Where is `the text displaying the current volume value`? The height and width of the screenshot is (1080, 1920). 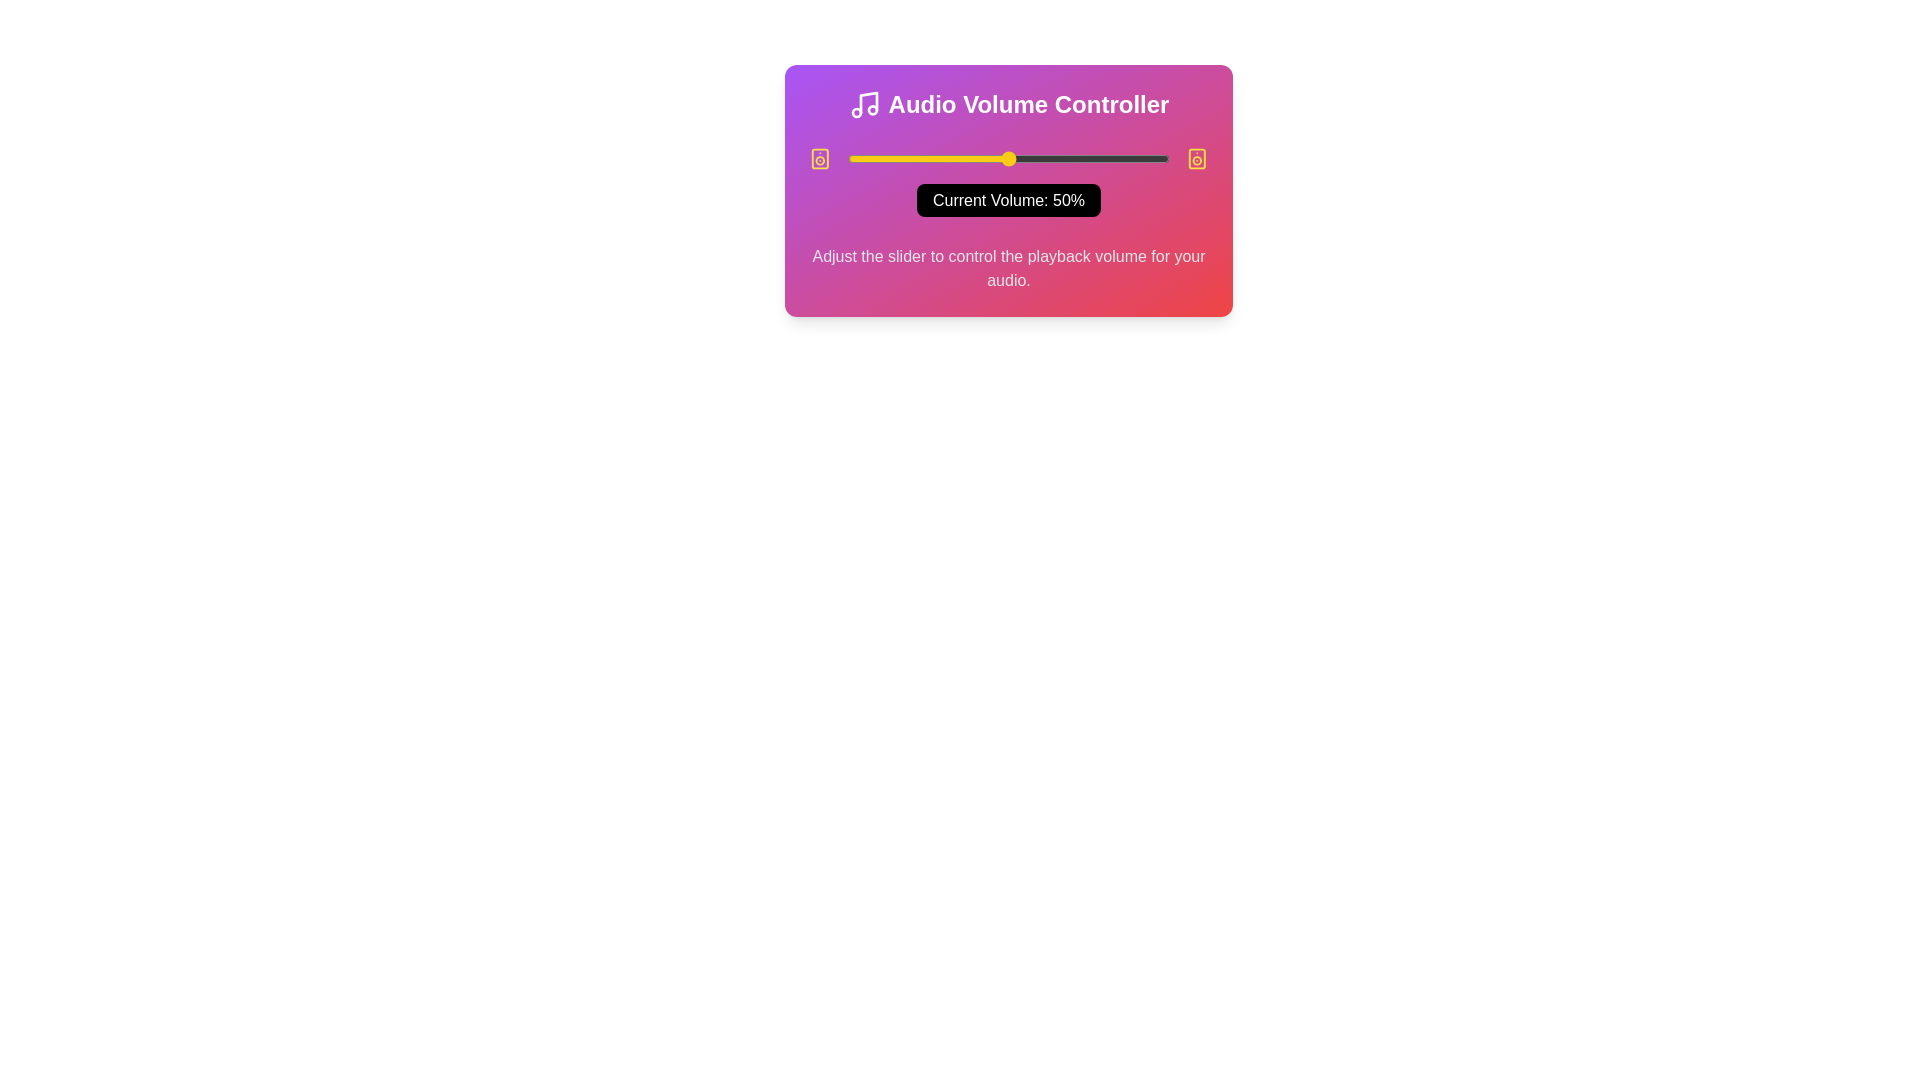 the text displaying the current volume value is located at coordinates (1008, 200).